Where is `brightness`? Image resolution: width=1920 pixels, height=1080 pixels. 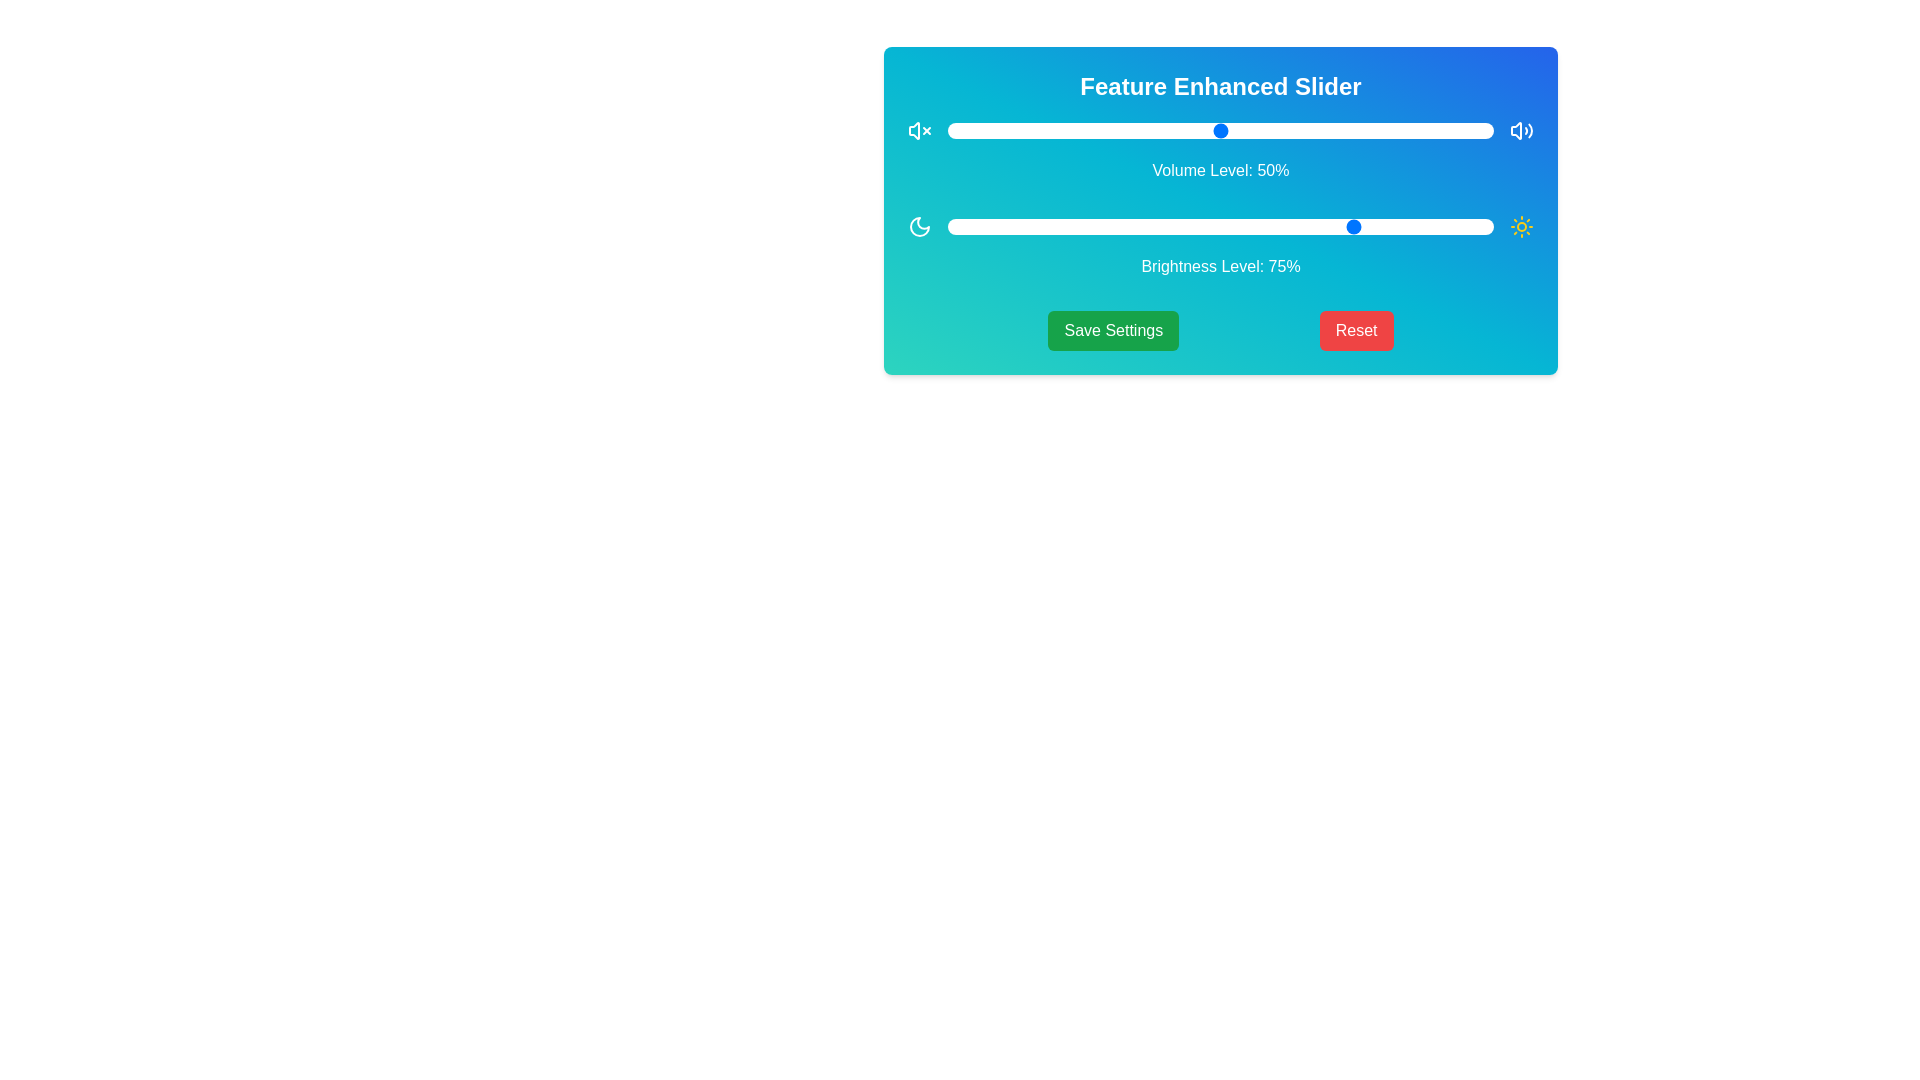
brightness is located at coordinates (1432, 226).